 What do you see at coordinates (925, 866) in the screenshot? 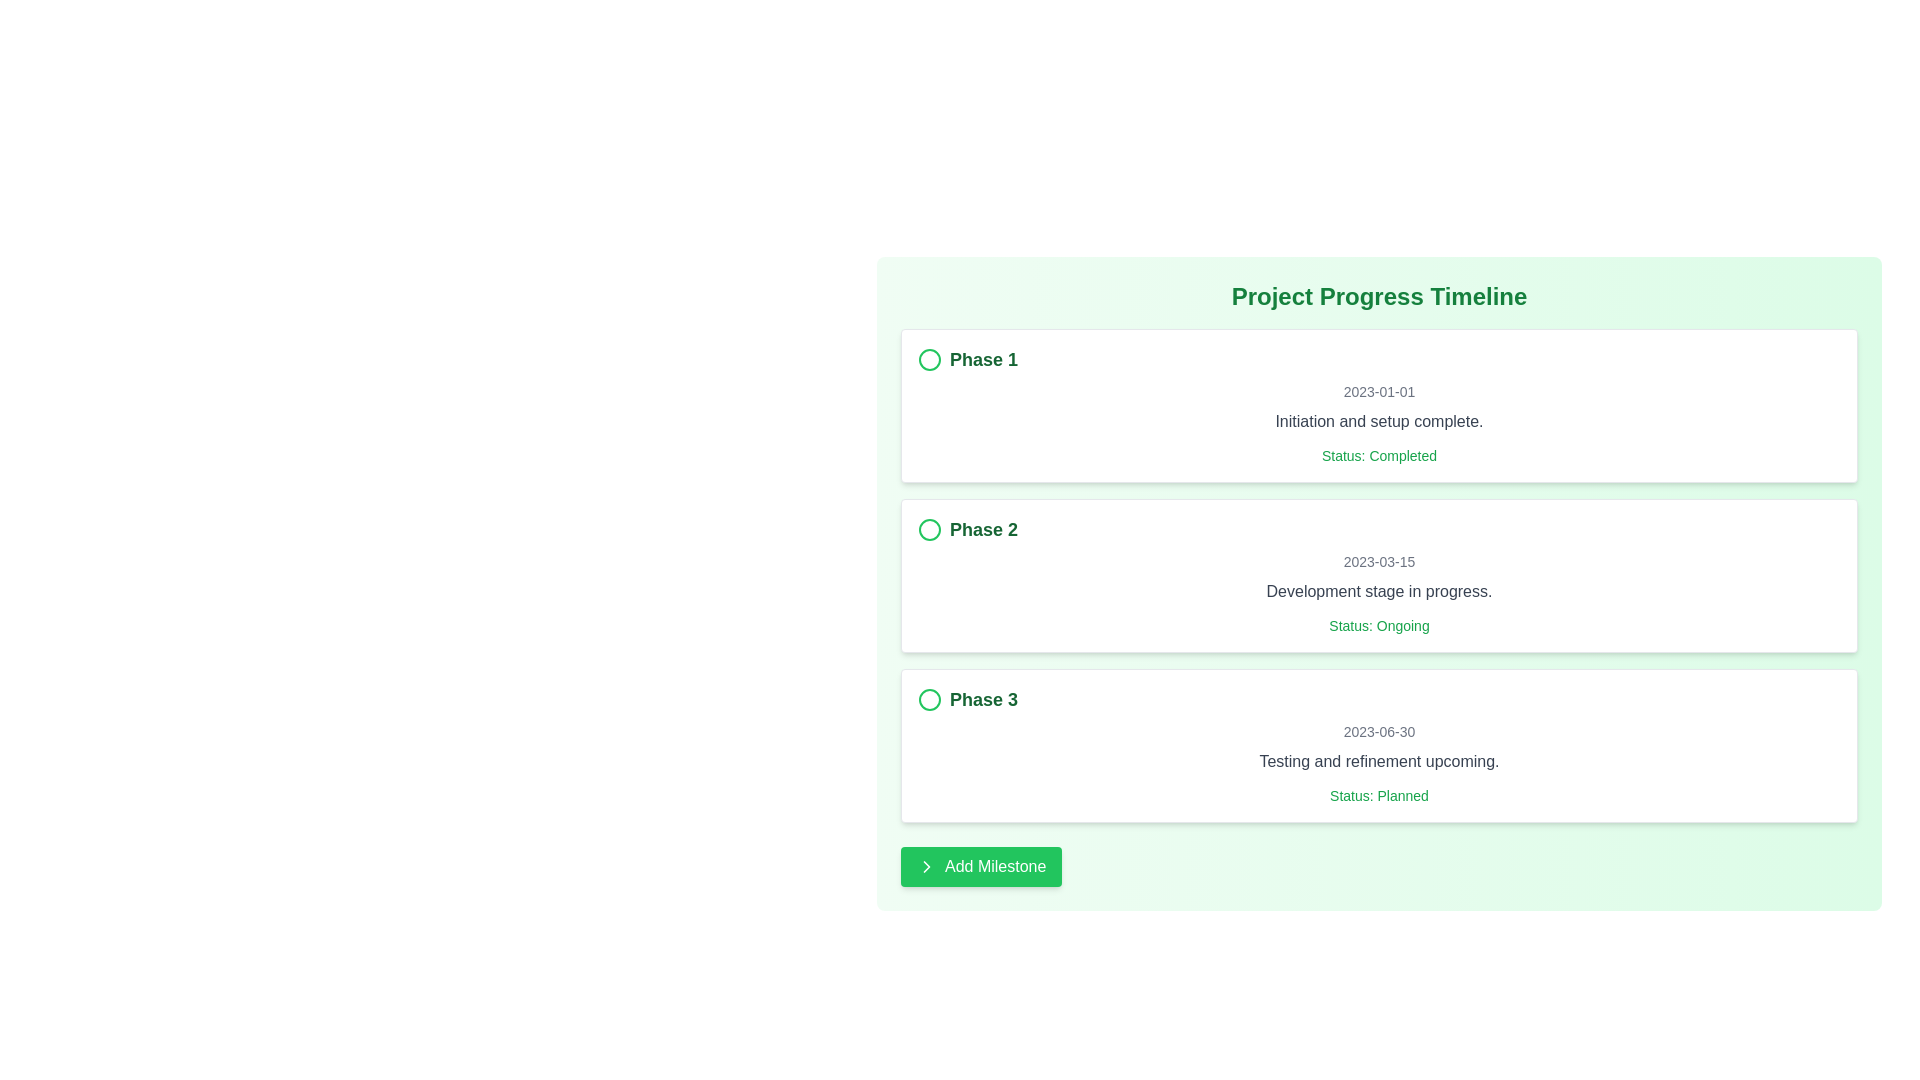
I see `the icon located on the right side of the 'Add Milestone' button at the bottom of the interface` at bounding box center [925, 866].